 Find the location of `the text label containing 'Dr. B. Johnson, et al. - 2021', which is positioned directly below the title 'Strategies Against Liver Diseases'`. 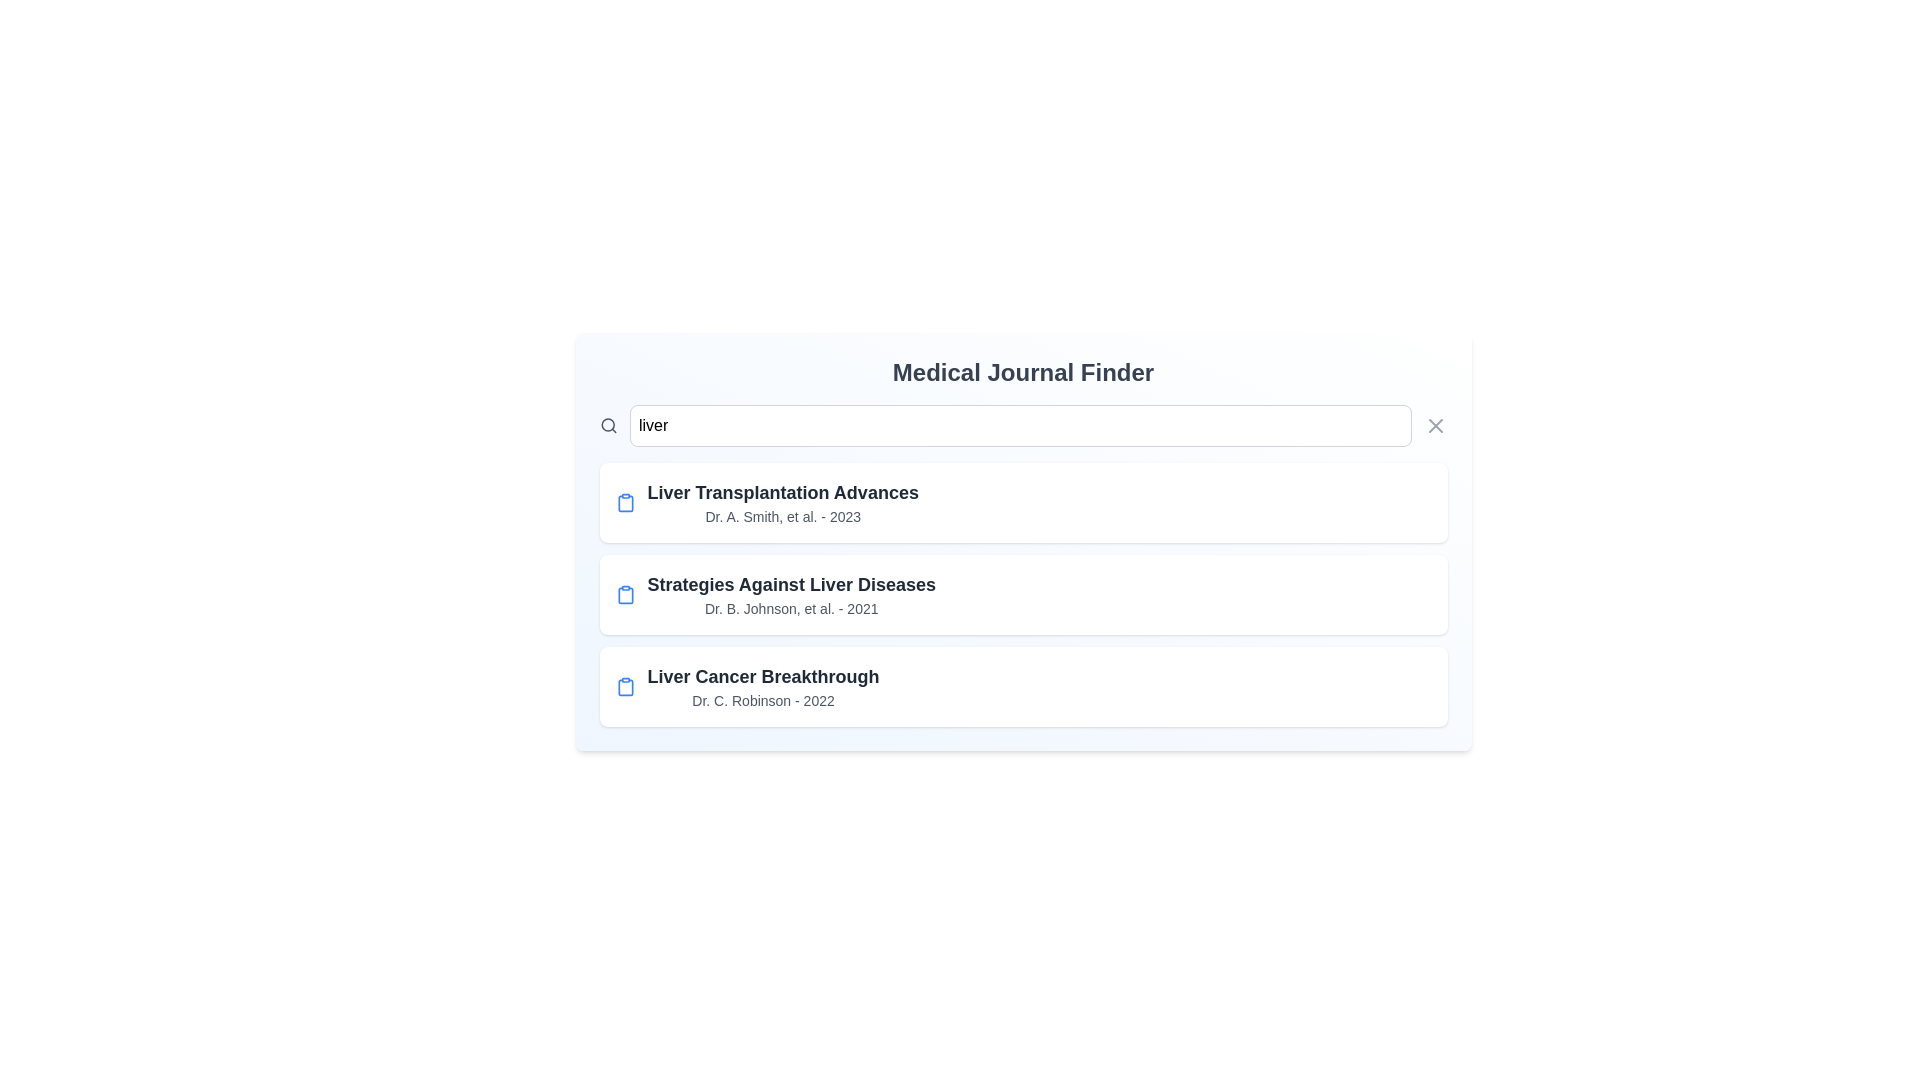

the text label containing 'Dr. B. Johnson, et al. - 2021', which is positioned directly below the title 'Strategies Against Liver Diseases' is located at coordinates (790, 608).